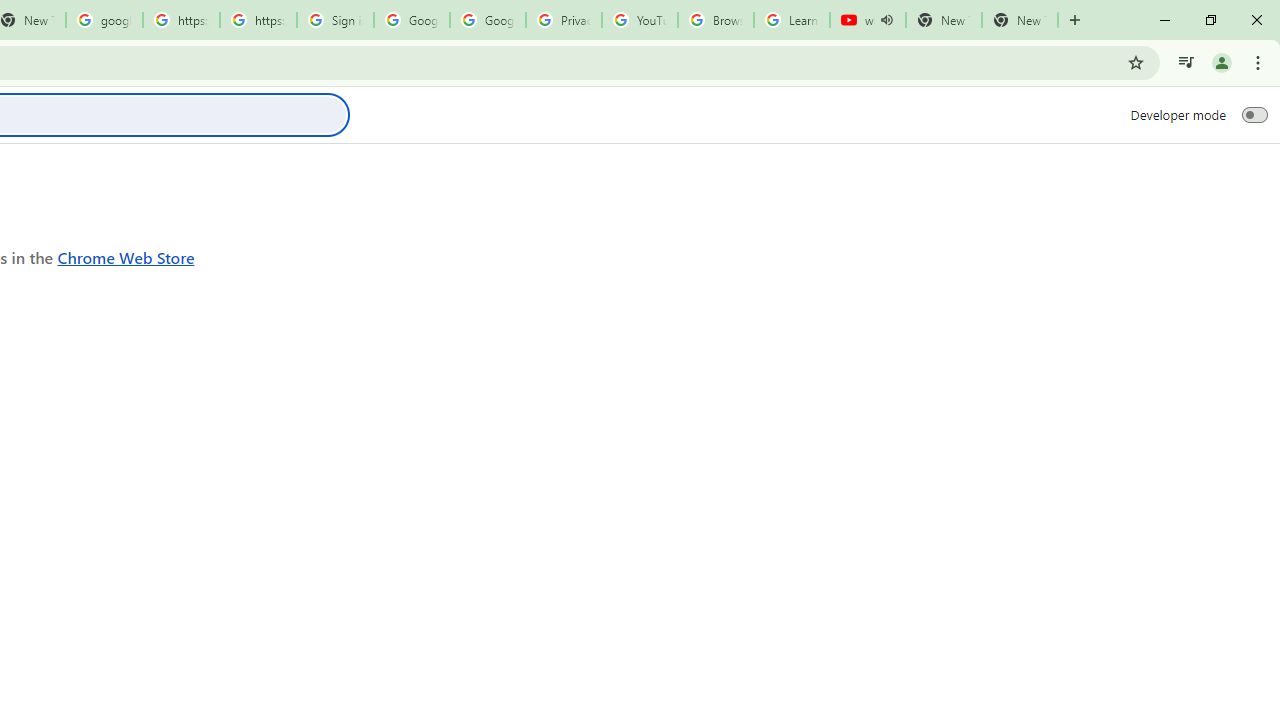 This screenshot has width=1280, height=720. What do you see at coordinates (716, 20) in the screenshot?
I see `'Browse Chrome as a guest - Computer - Google Chrome Help'` at bounding box center [716, 20].